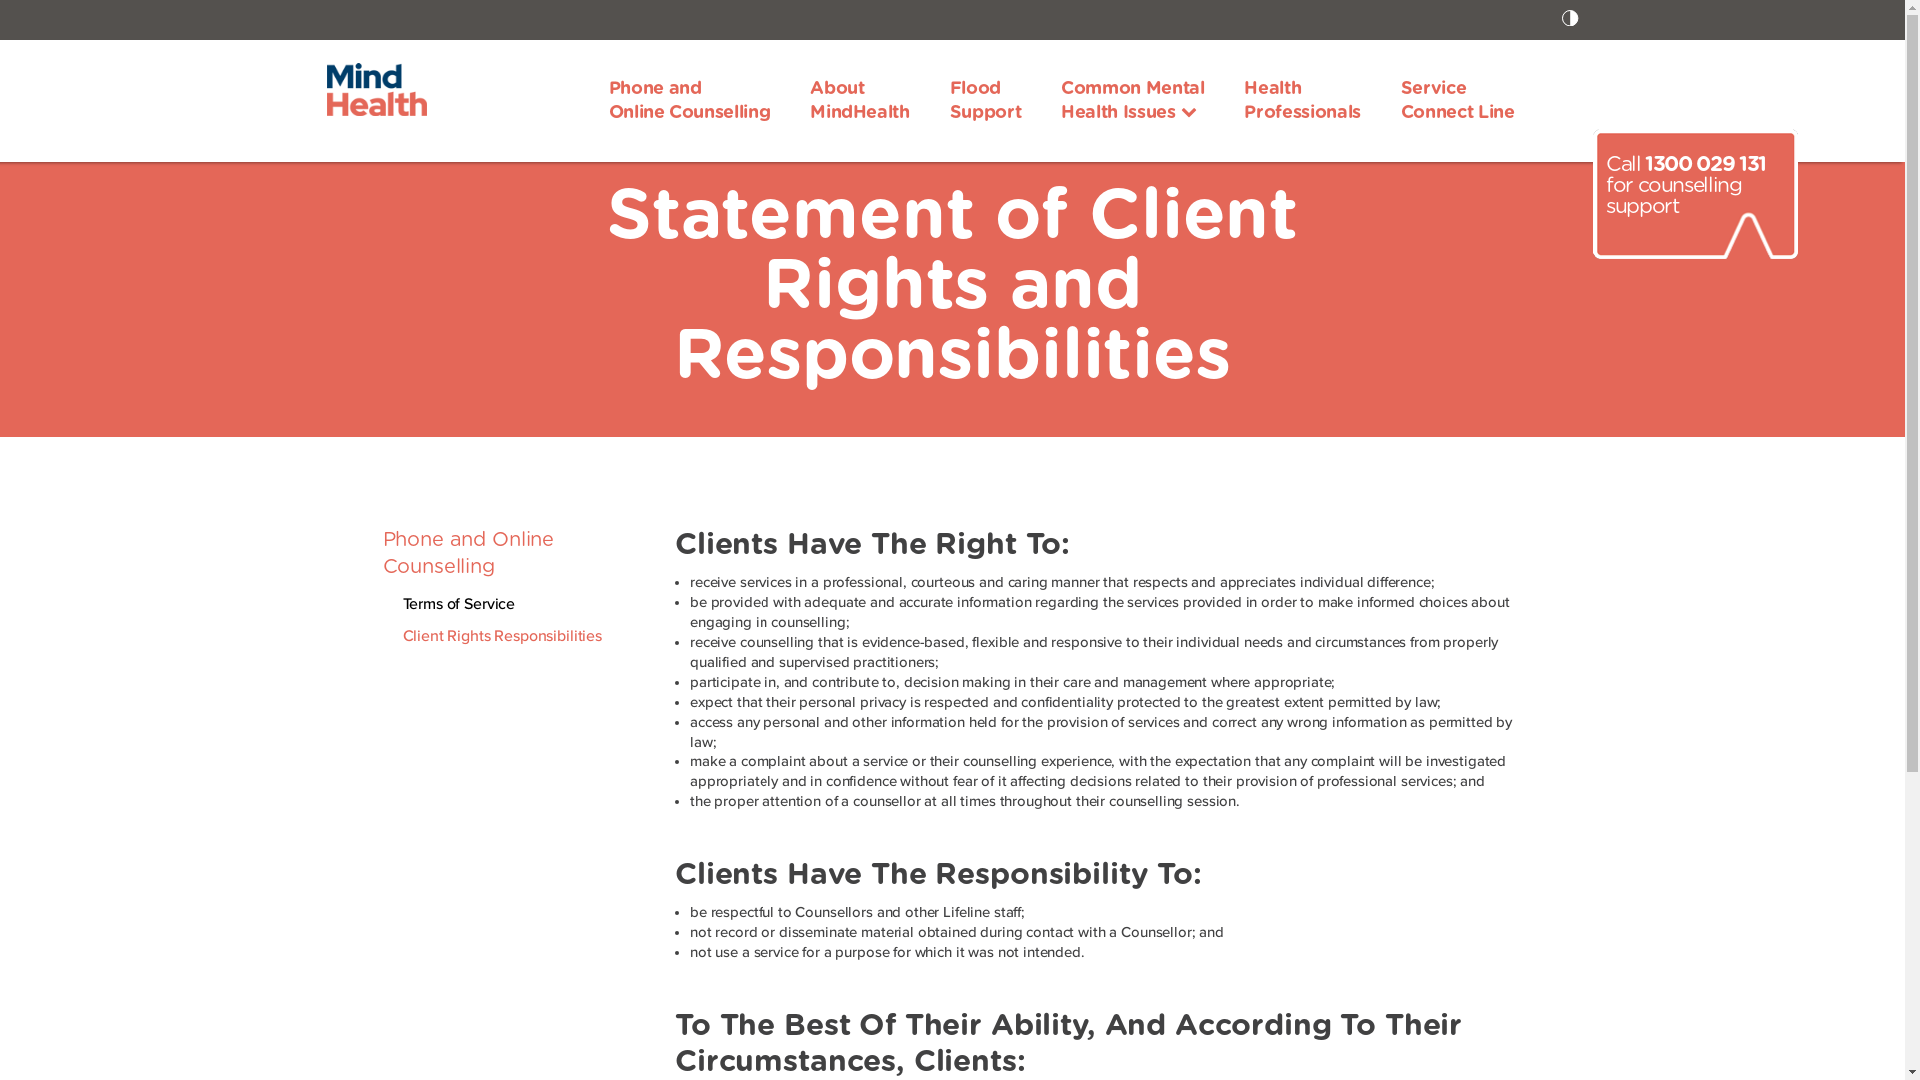  What do you see at coordinates (985, 101) in the screenshot?
I see `'Flood` at bounding box center [985, 101].